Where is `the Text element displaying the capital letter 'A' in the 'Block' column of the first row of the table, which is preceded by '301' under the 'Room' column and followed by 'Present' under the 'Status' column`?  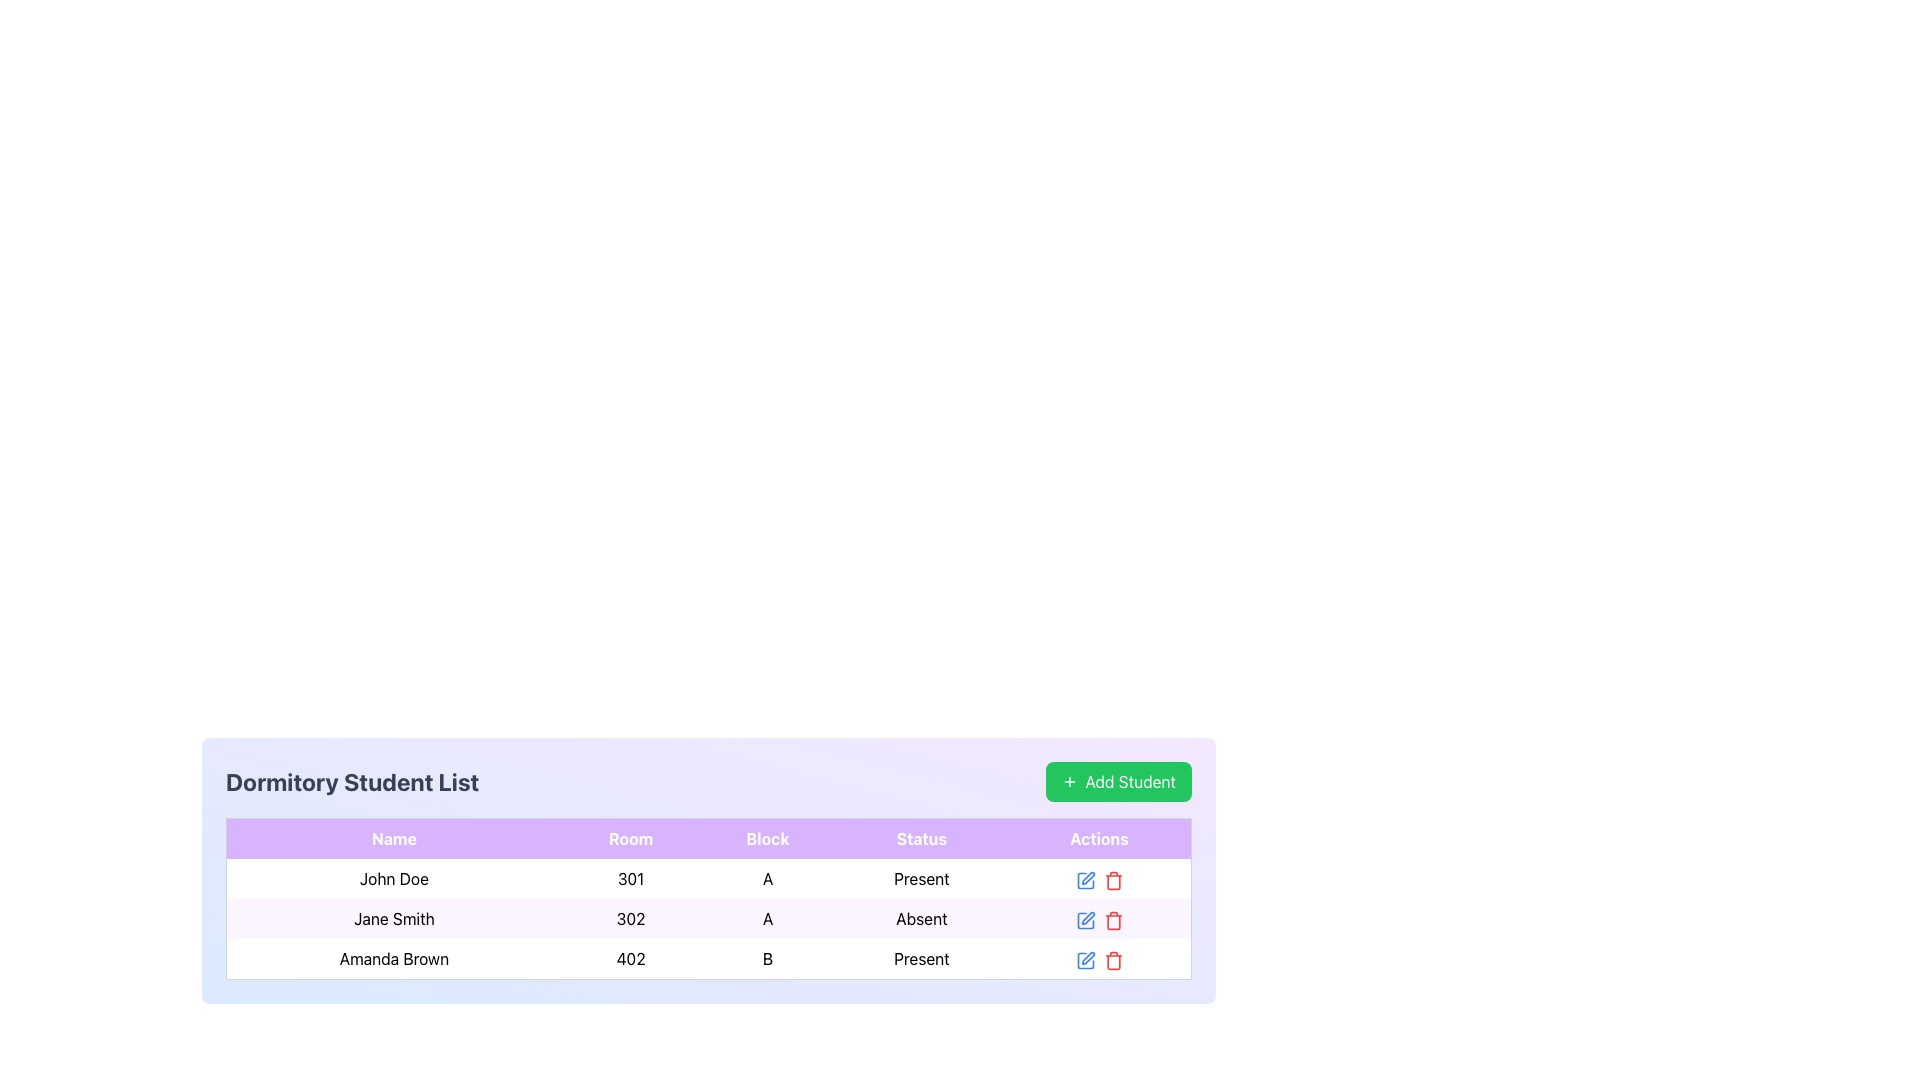
the Text element displaying the capital letter 'A' in the 'Block' column of the first row of the table, which is preceded by '301' under the 'Room' column and followed by 'Present' under the 'Status' column is located at coordinates (767, 878).